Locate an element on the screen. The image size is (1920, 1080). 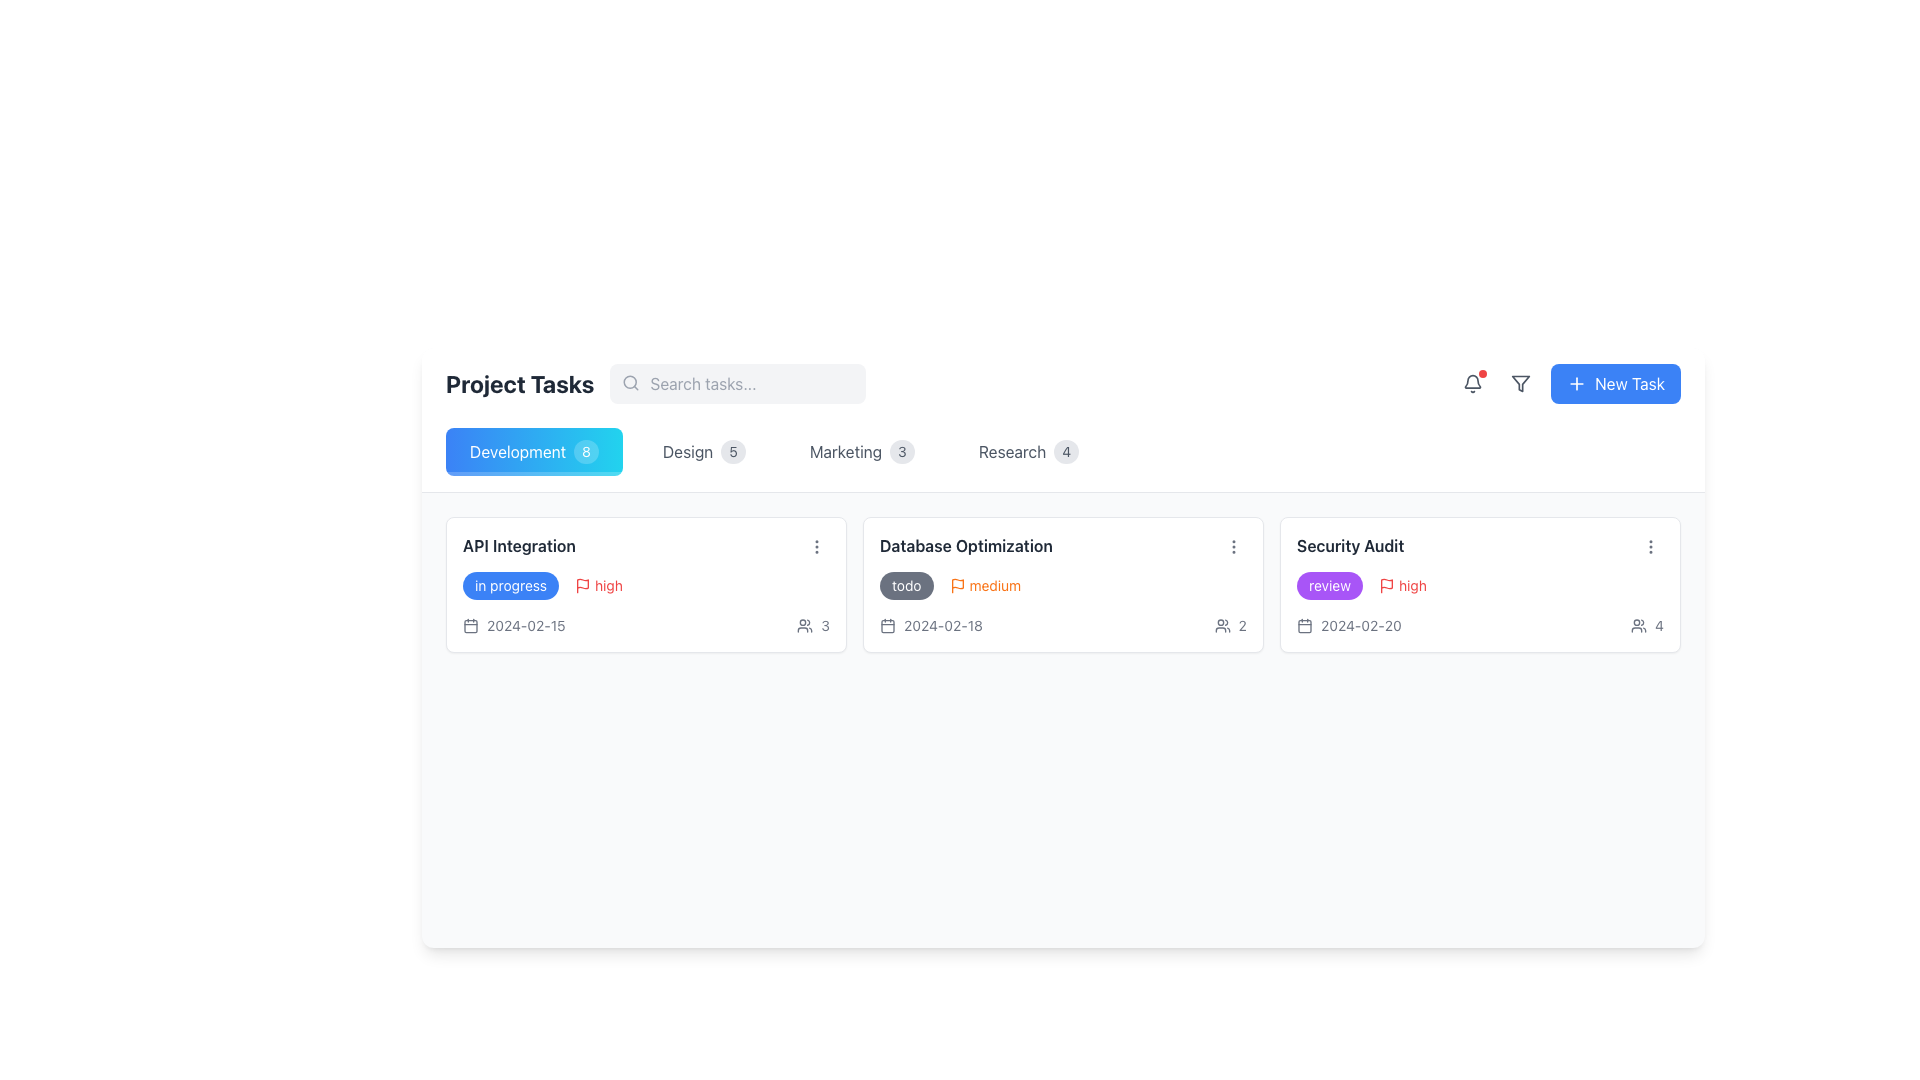
the label 'medium' with an orange flag icon located within the 'Database Optimization' card in the 'Project Tasks' section to interact with nearby elements is located at coordinates (985, 585).